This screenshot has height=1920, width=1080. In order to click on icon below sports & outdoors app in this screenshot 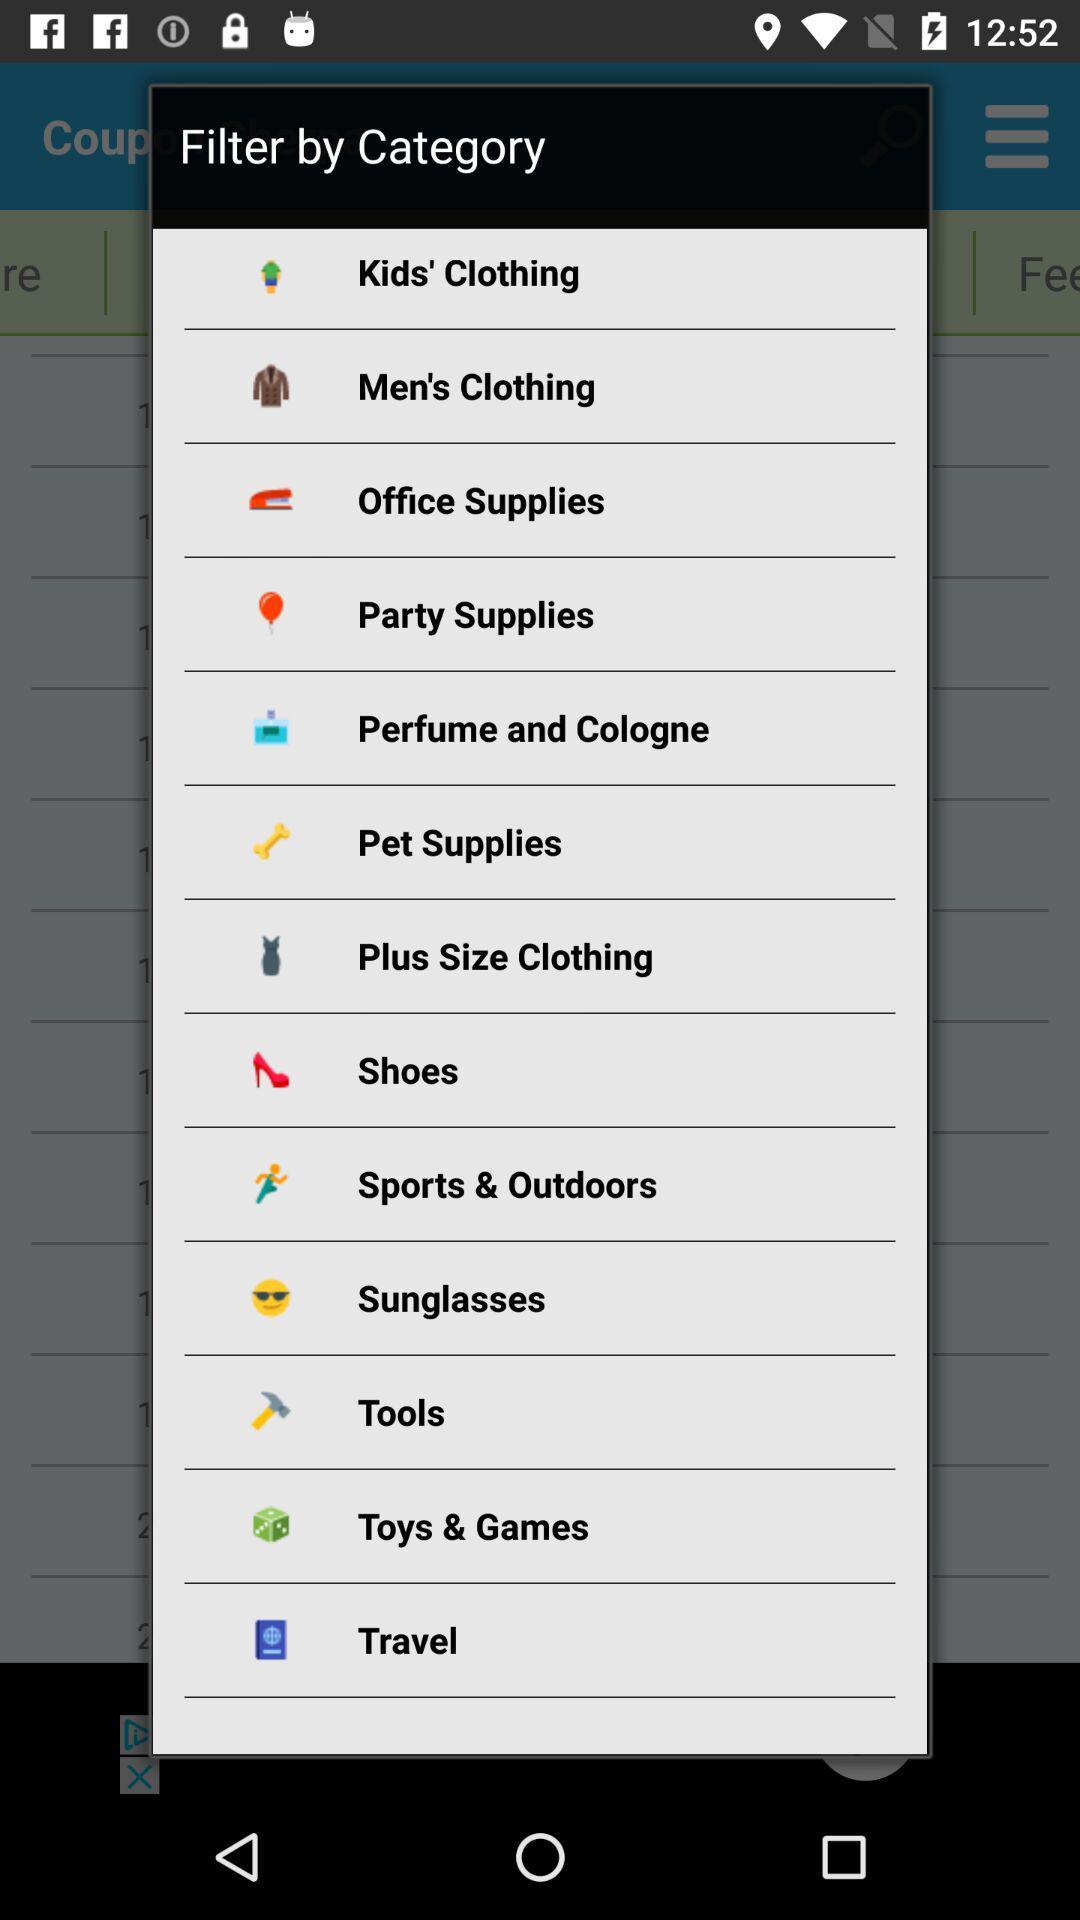, I will do `click(563, 1297)`.